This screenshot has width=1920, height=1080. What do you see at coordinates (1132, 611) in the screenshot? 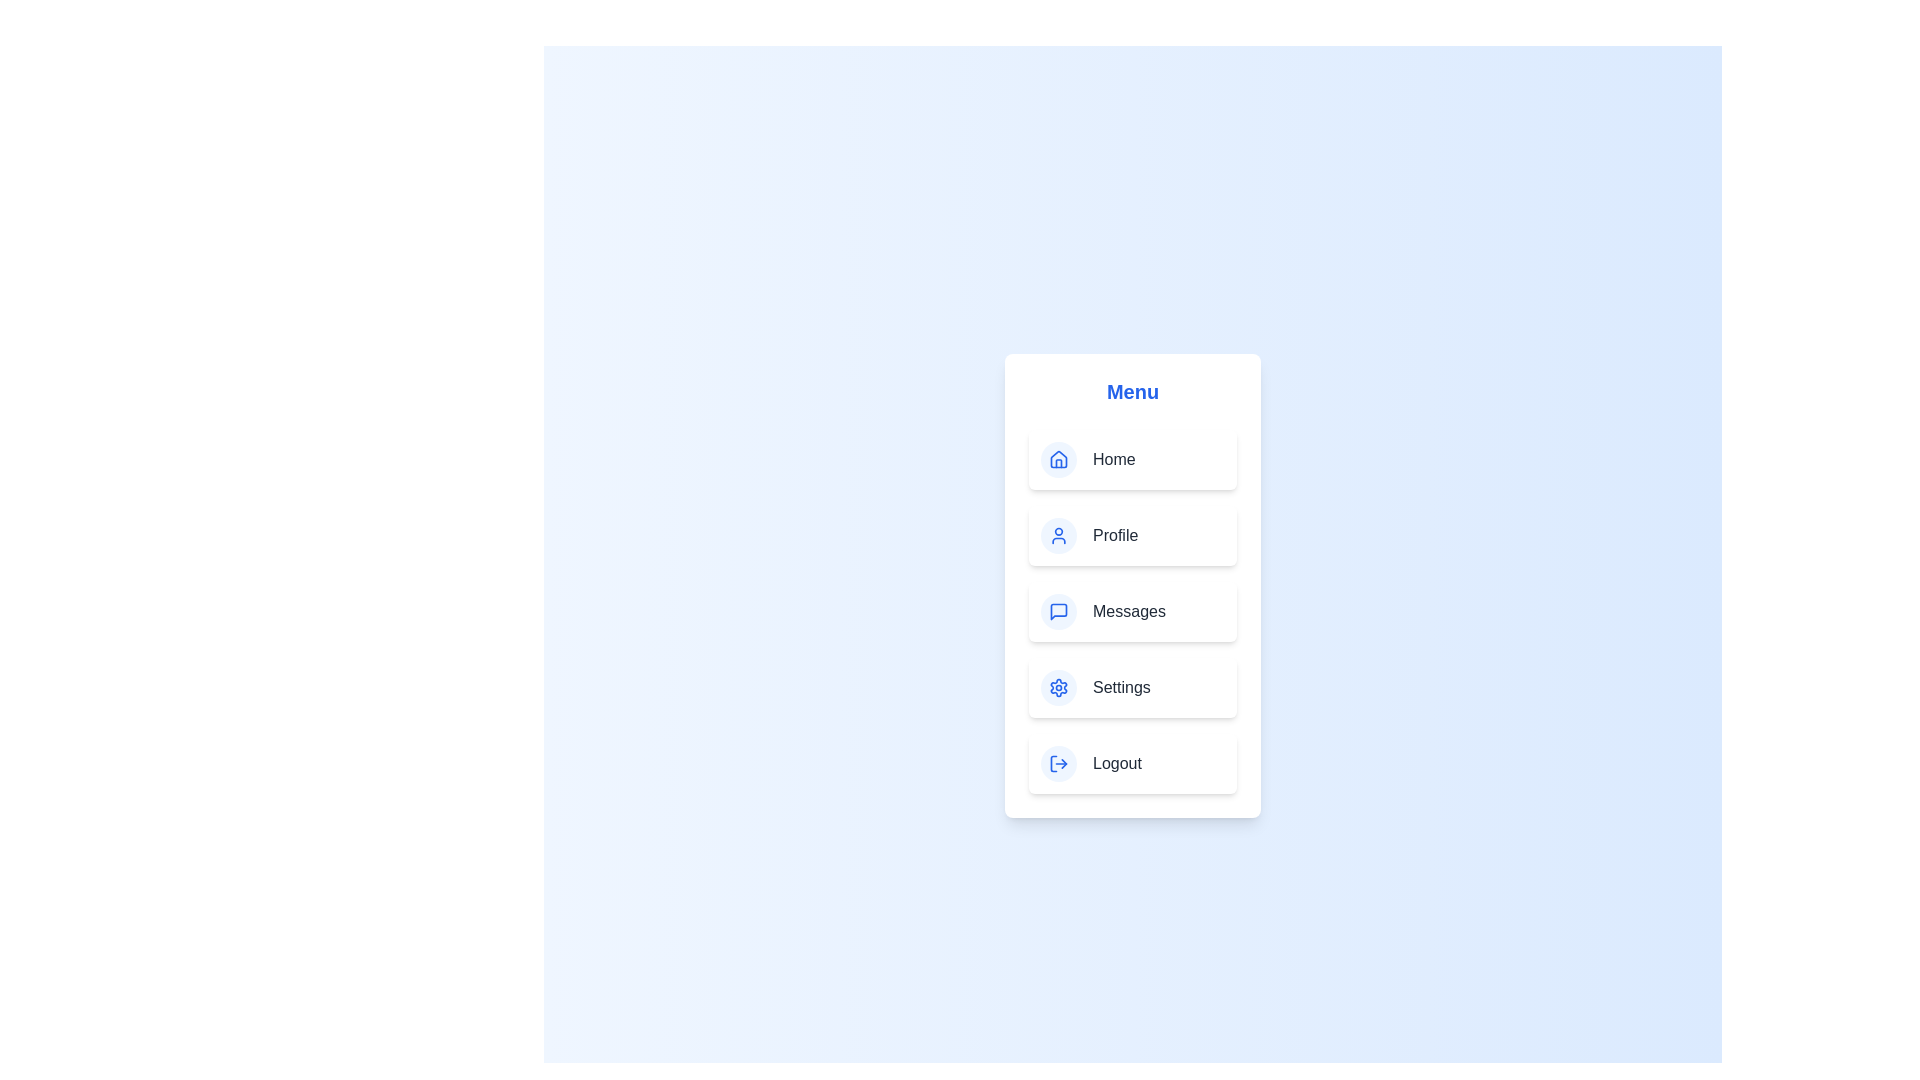
I see `the menu item labeled Messages` at bounding box center [1132, 611].